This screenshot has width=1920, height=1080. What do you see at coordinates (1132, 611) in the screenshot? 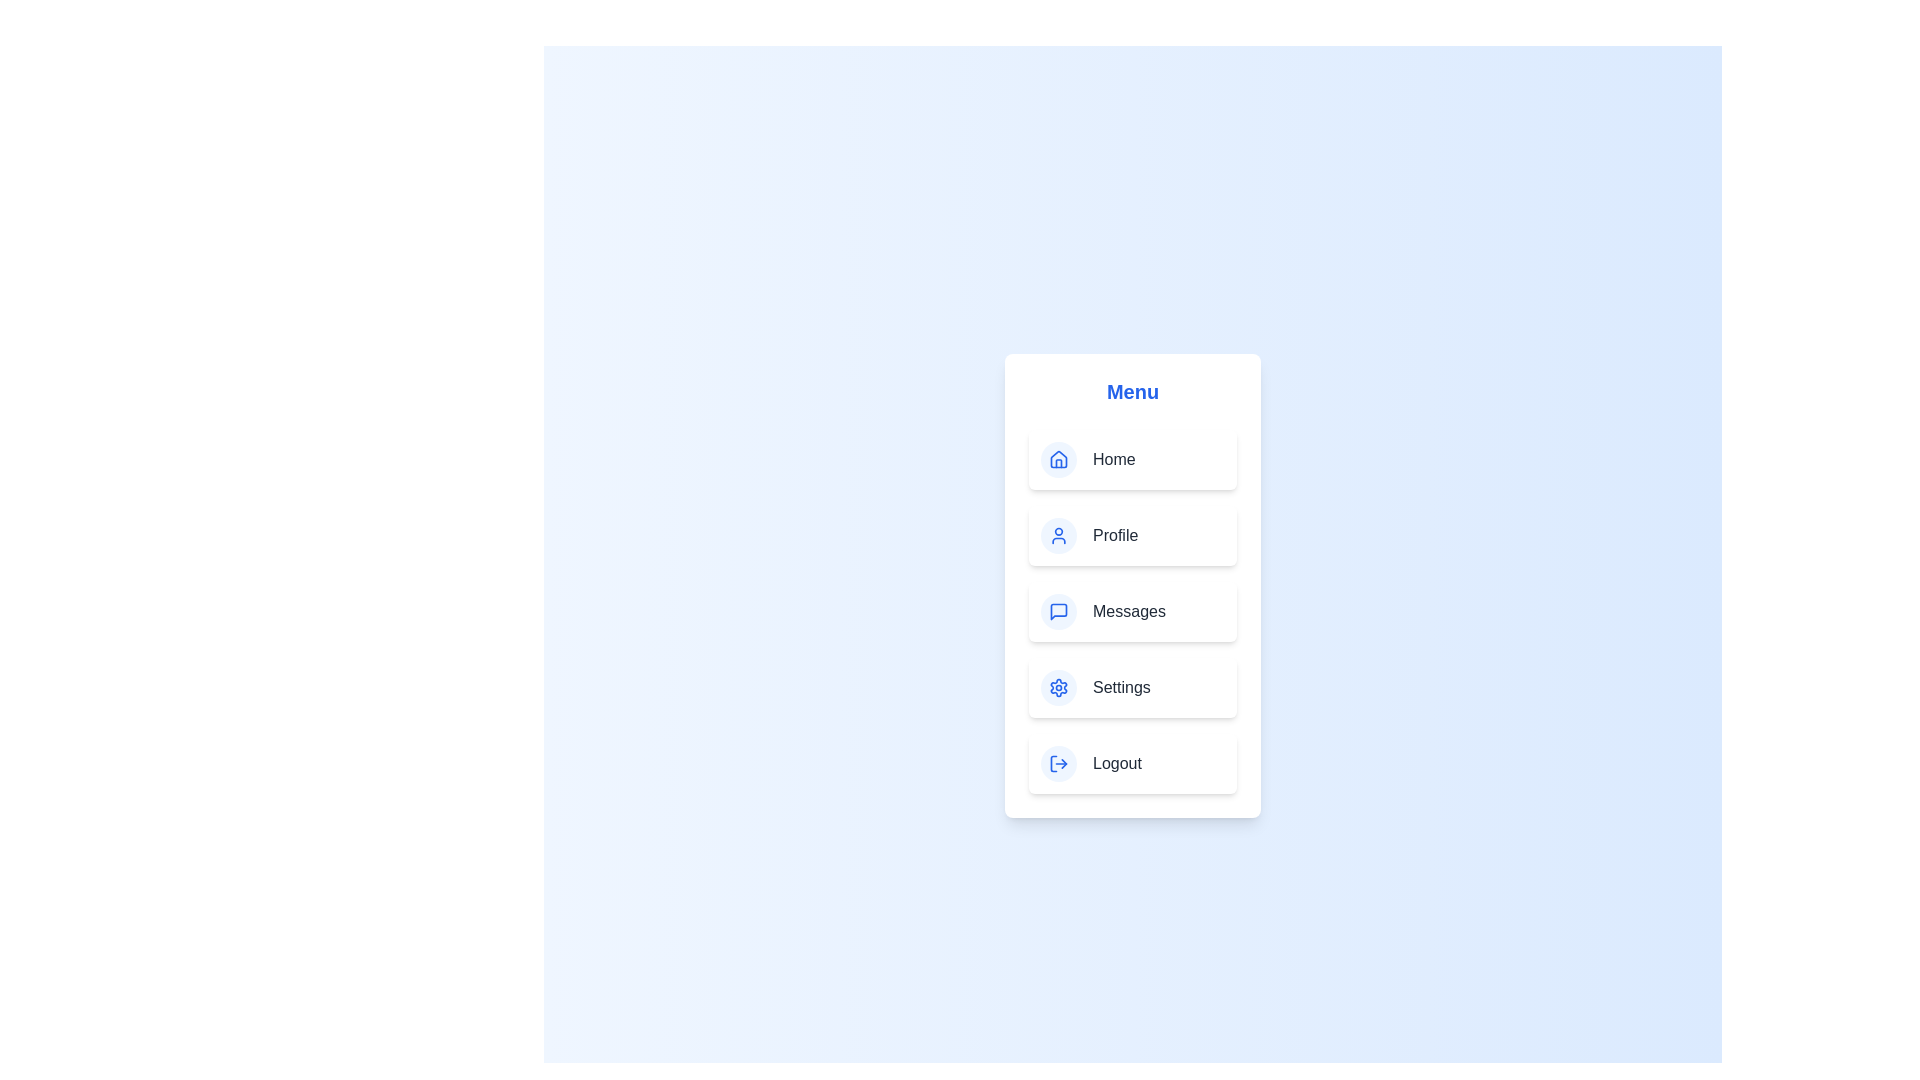
I see `the menu item labeled Messages` at bounding box center [1132, 611].